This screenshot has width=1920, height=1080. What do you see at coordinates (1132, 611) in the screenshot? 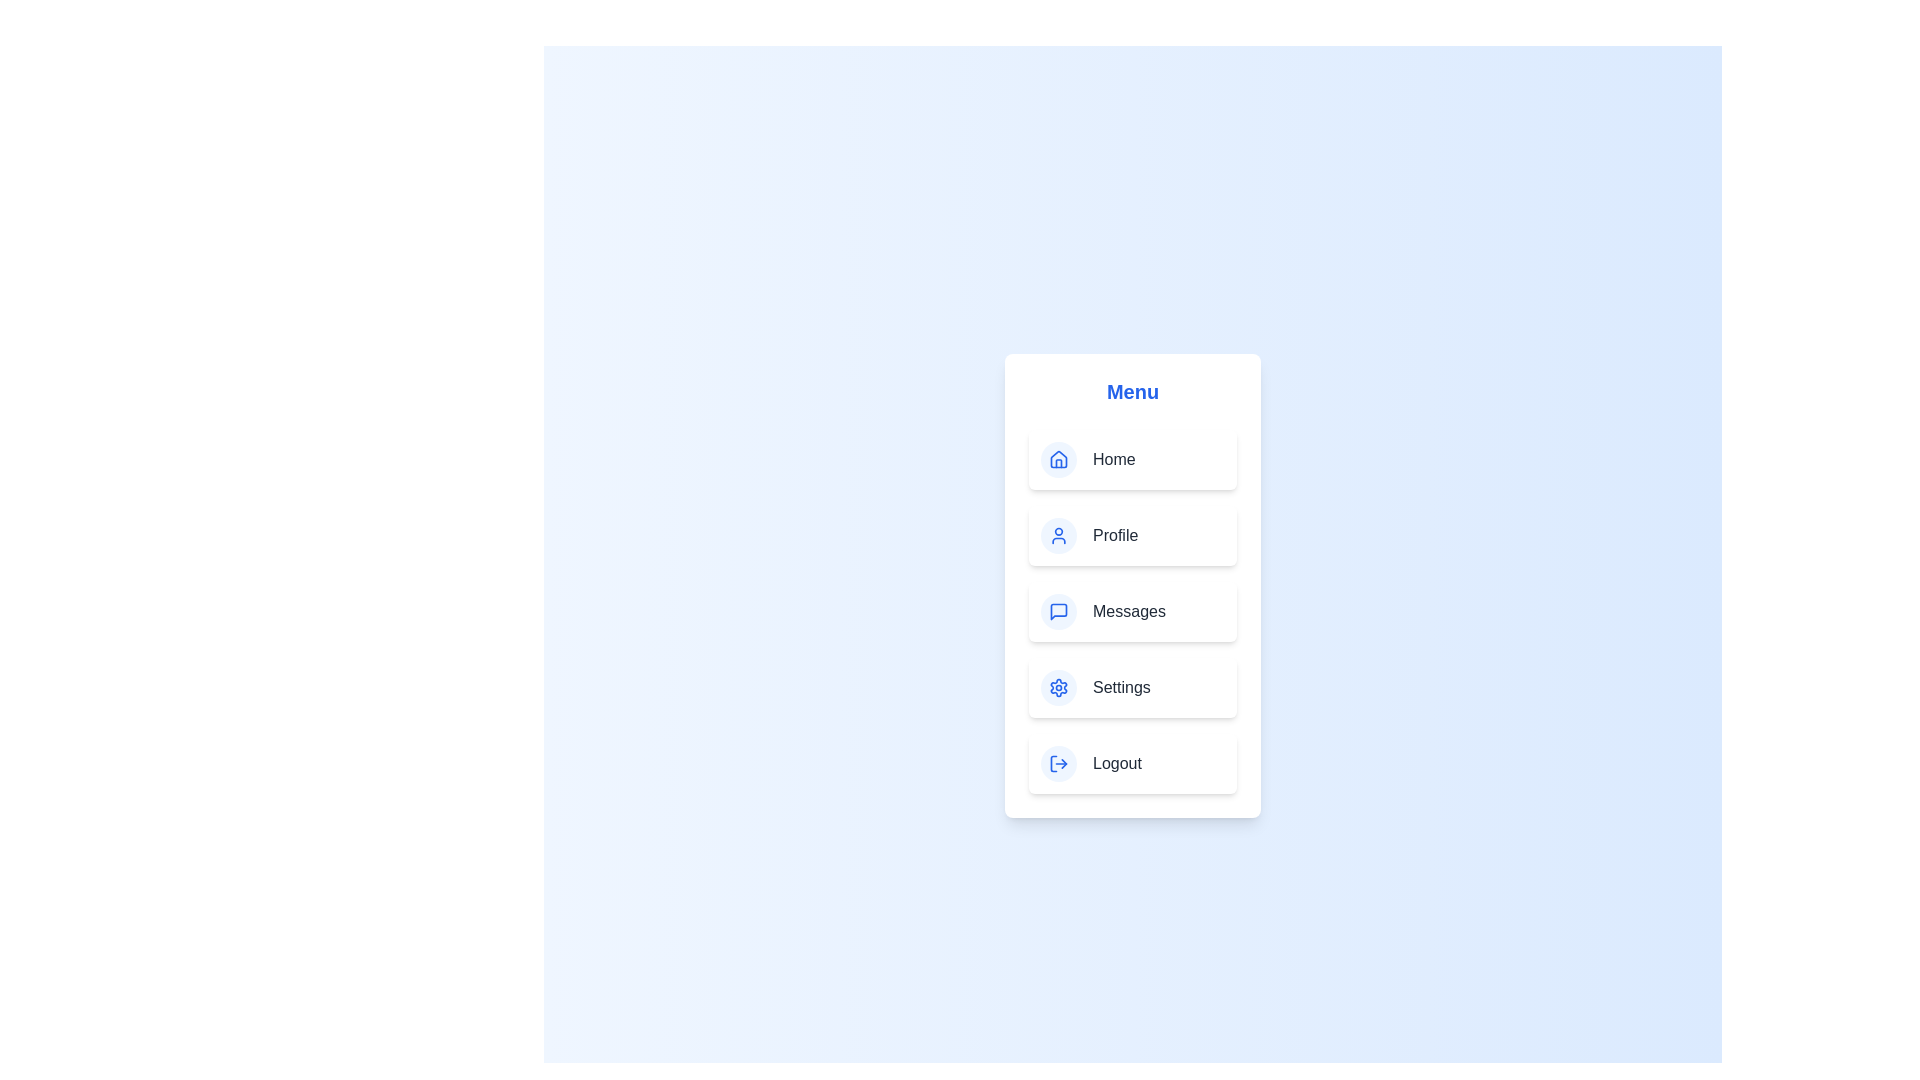
I see `the menu item labeled Messages` at bounding box center [1132, 611].